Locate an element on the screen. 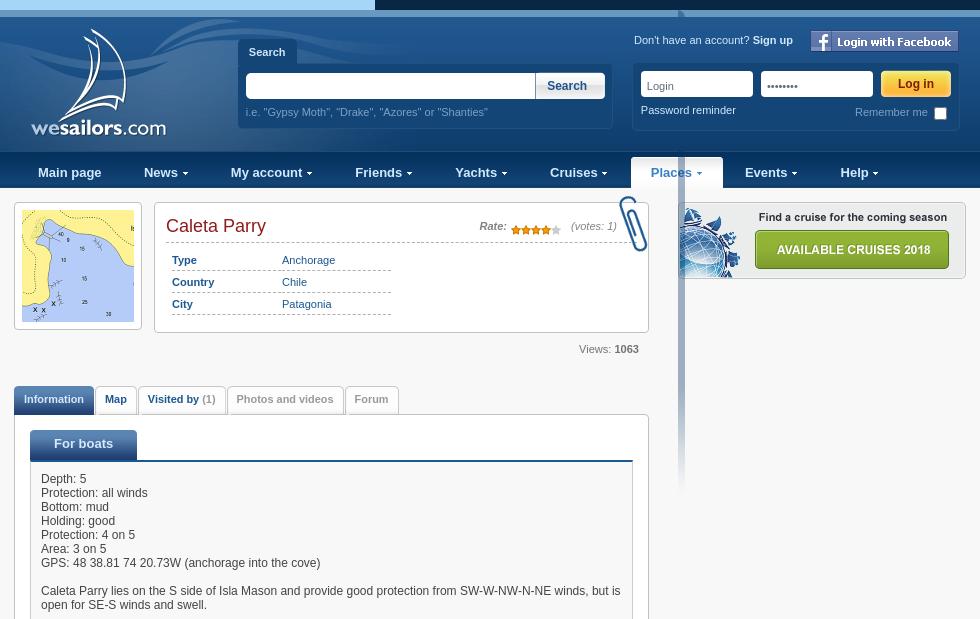 The image size is (980, 619). 'Search a place' is located at coordinates (64, 287).